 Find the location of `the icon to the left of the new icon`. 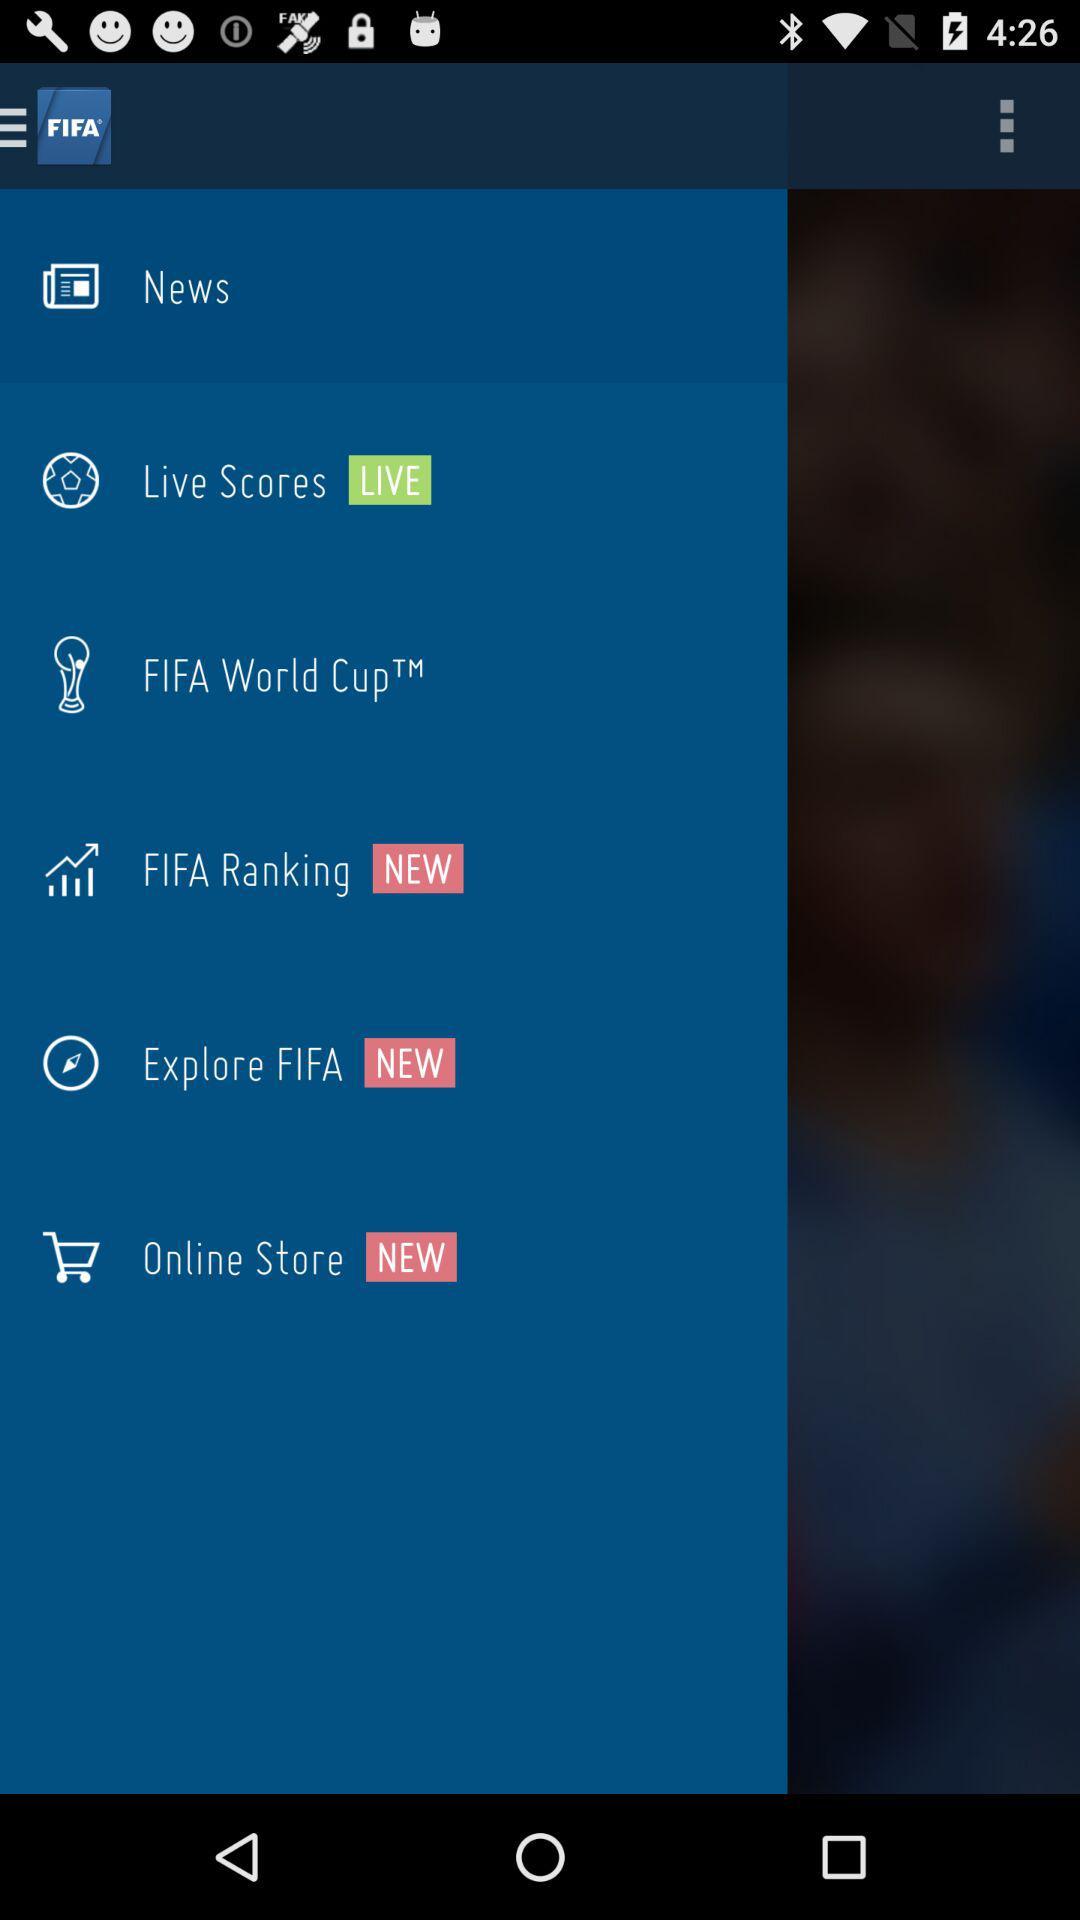

the icon to the left of the new icon is located at coordinates (245, 868).